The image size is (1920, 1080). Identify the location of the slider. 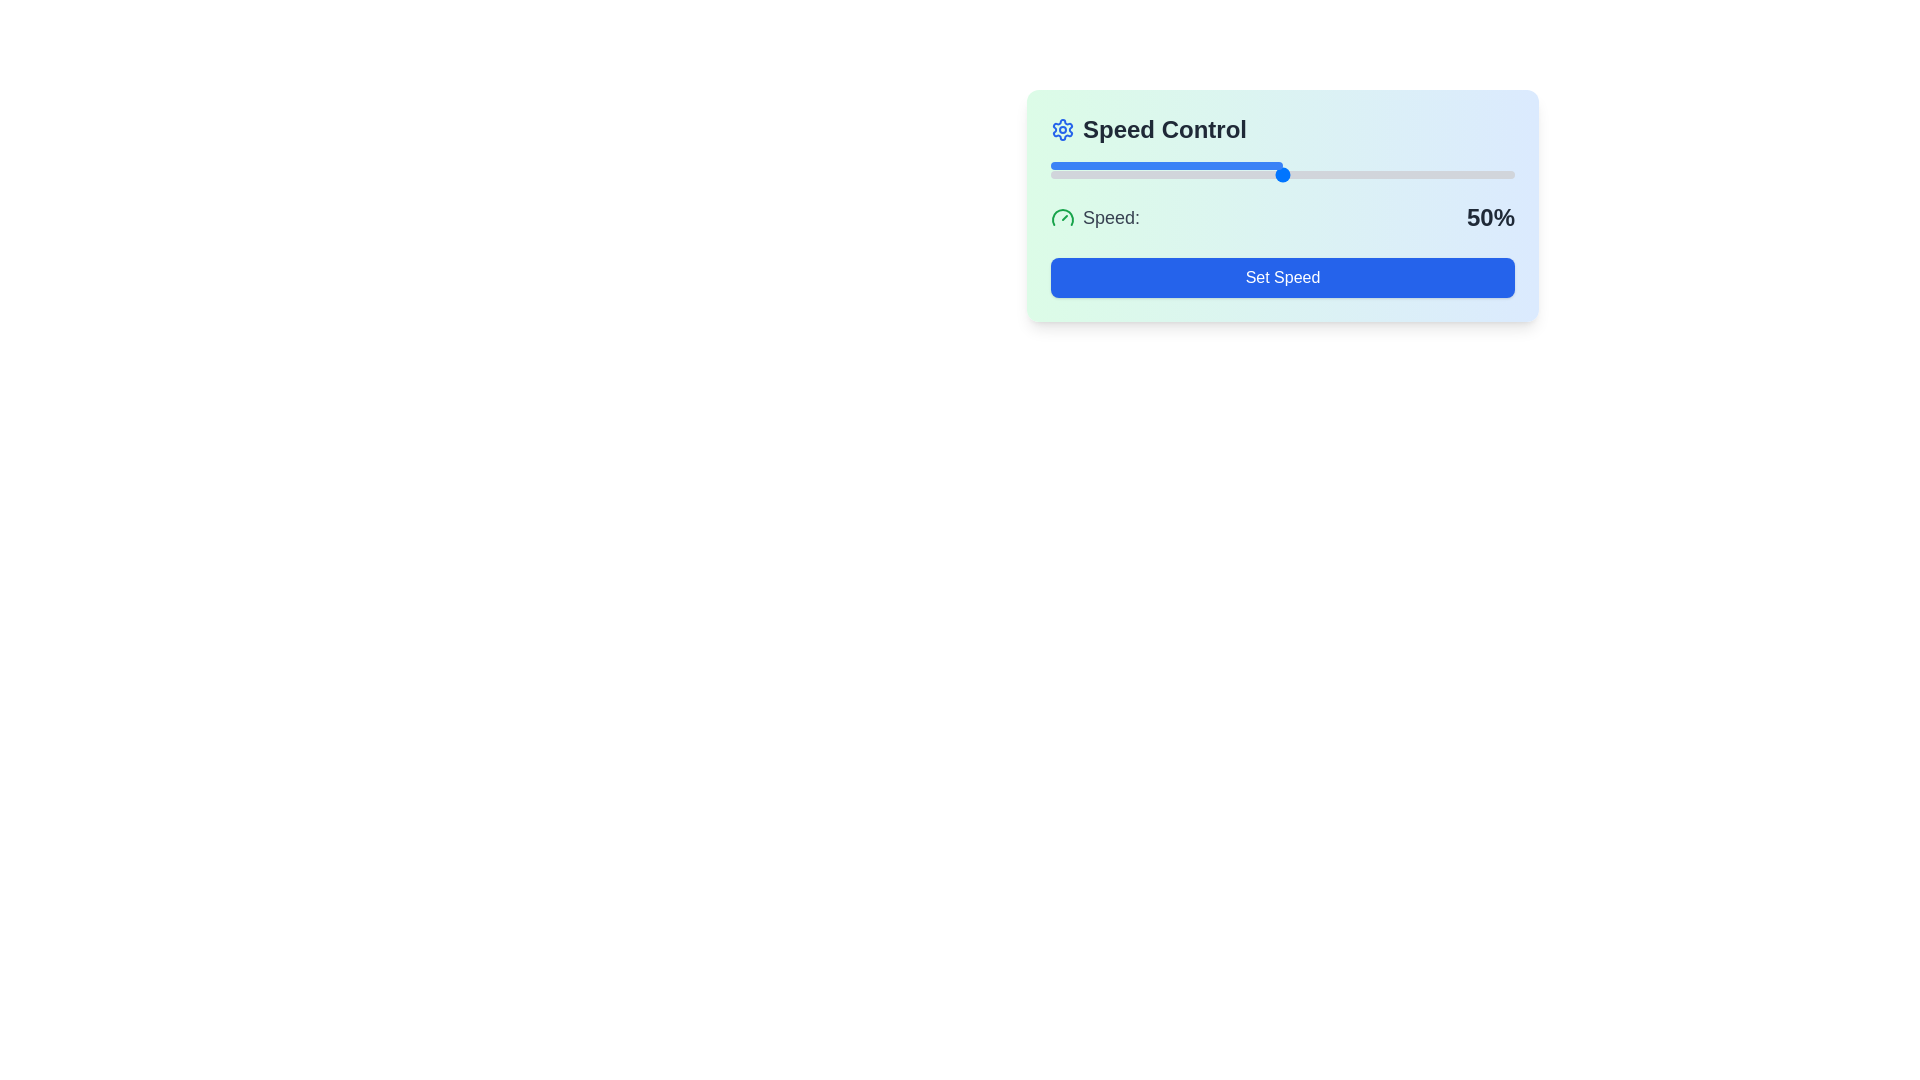
(1449, 173).